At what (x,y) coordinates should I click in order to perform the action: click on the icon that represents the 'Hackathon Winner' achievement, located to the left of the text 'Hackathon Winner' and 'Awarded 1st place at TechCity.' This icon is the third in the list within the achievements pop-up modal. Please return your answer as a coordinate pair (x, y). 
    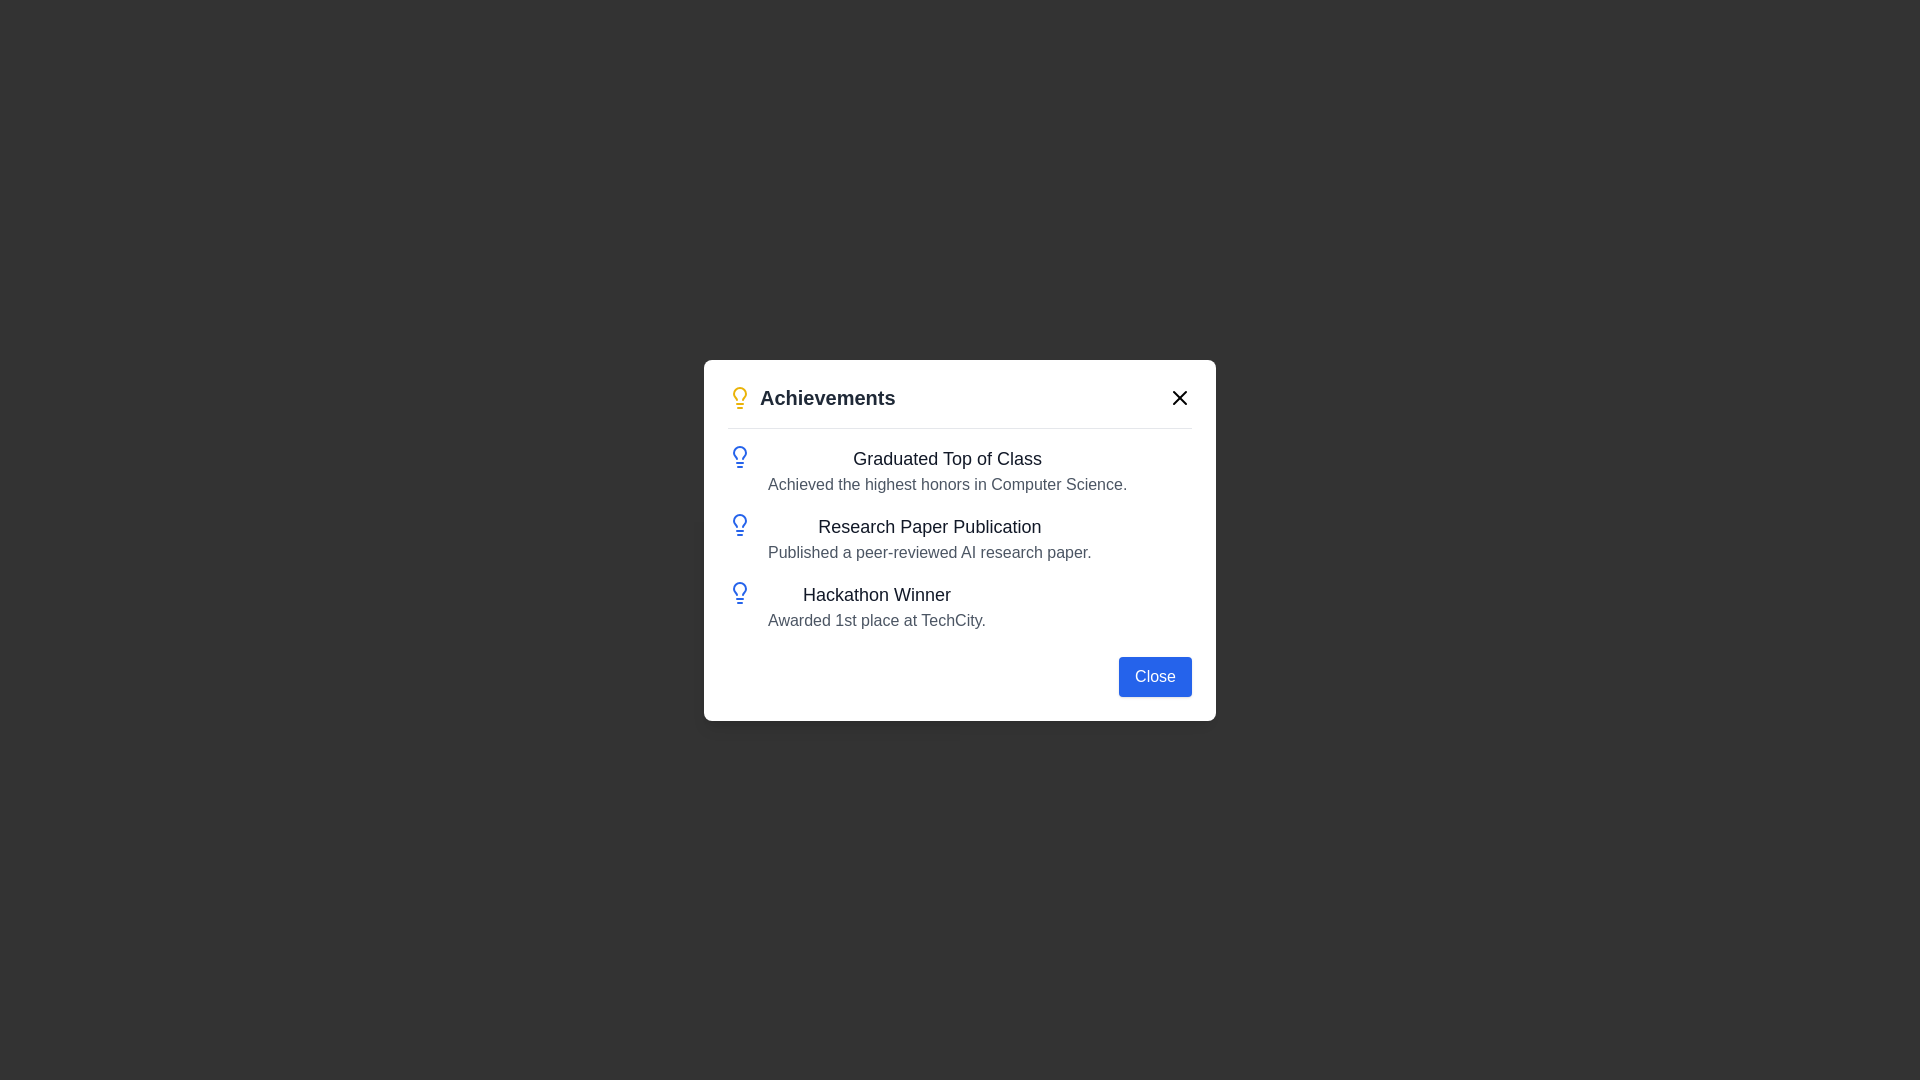
    Looking at the image, I should click on (738, 591).